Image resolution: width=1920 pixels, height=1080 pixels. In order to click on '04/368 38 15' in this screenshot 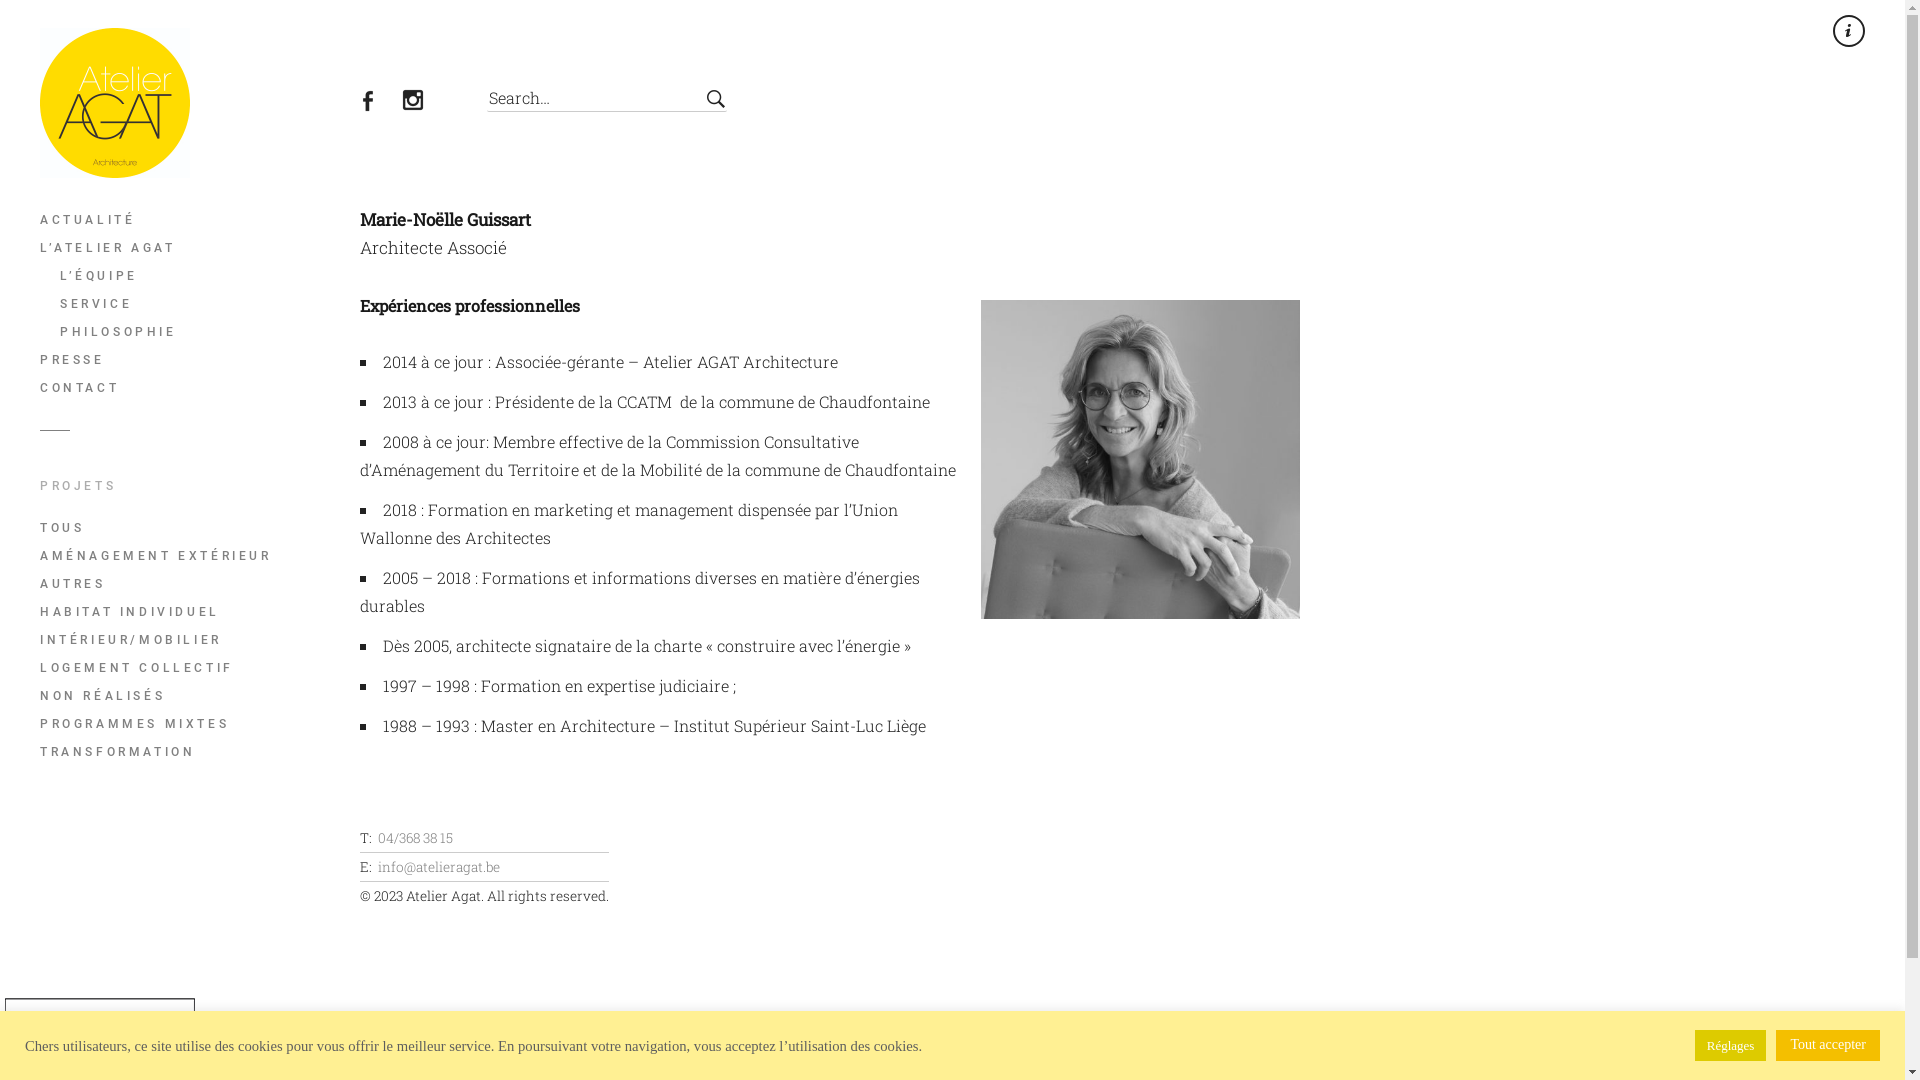, I will do `click(414, 837)`.